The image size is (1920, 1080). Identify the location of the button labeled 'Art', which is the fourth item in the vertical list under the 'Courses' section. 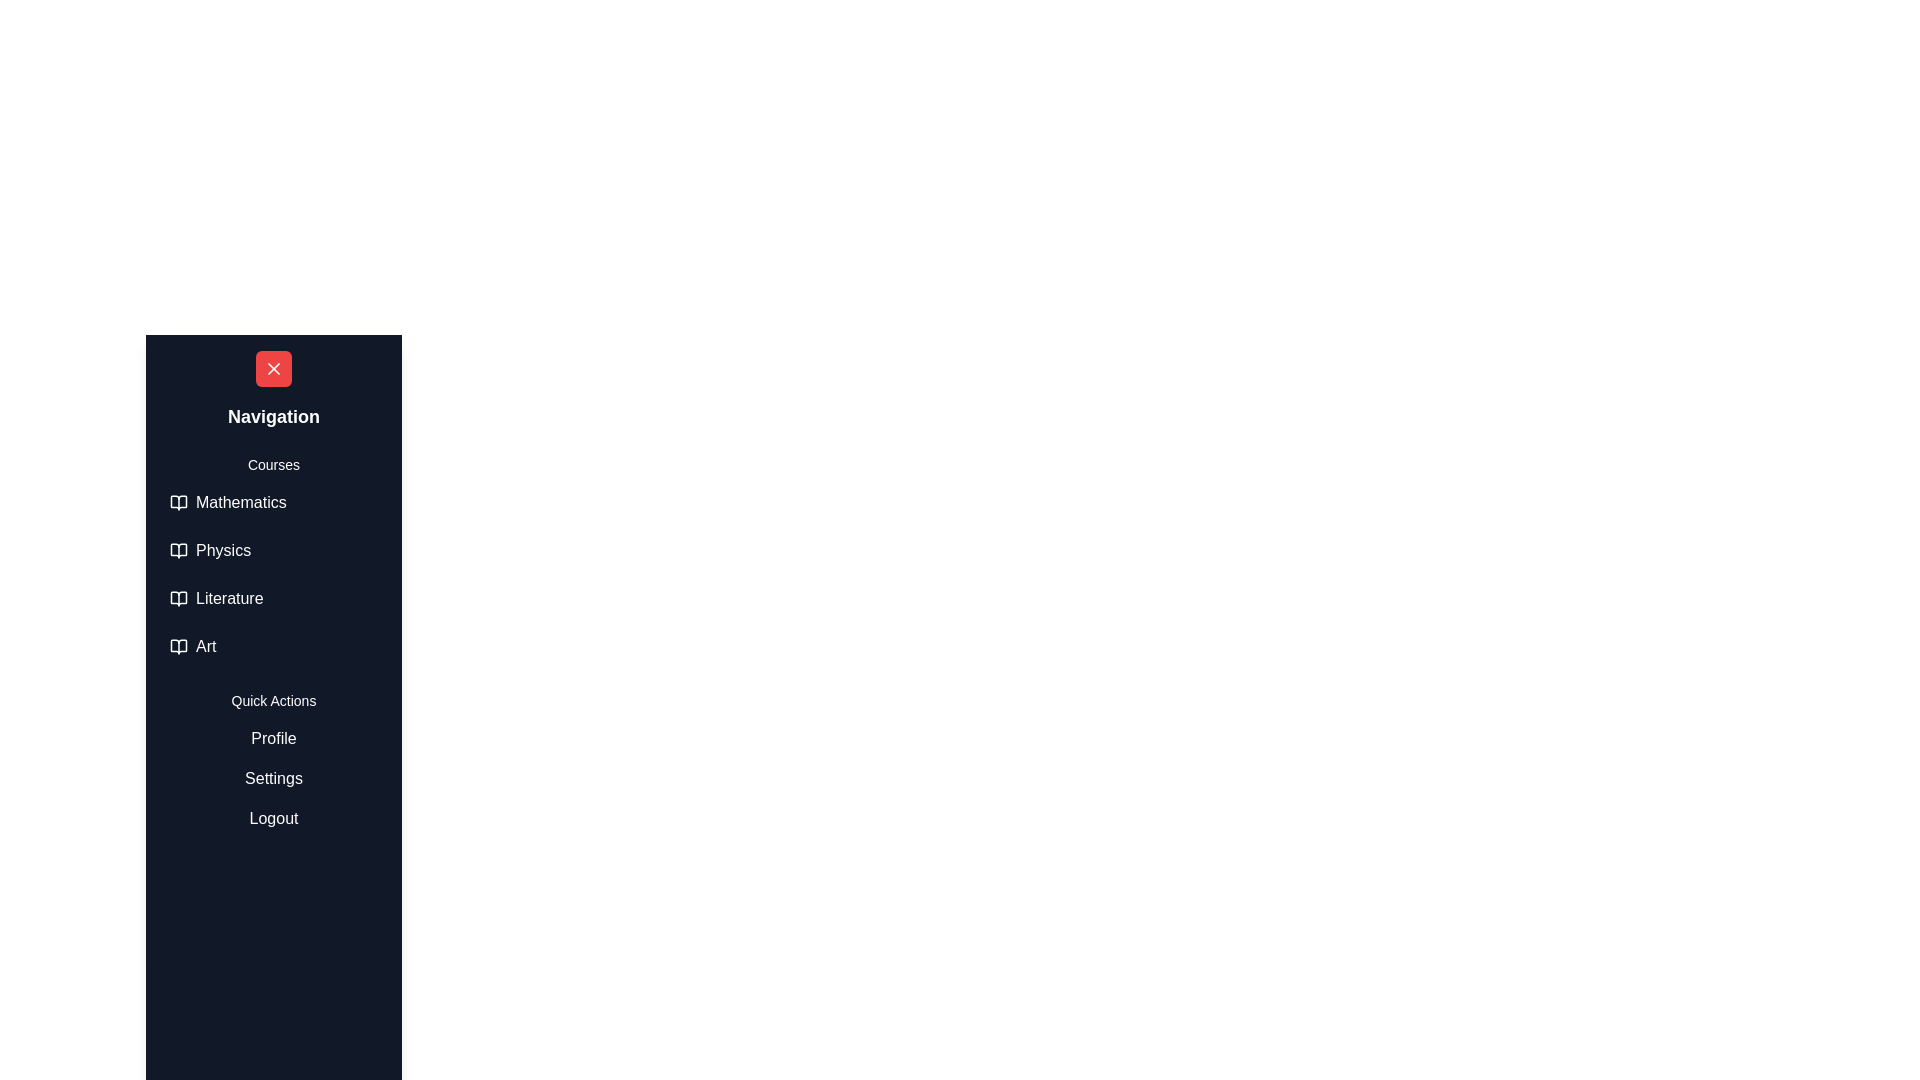
(272, 647).